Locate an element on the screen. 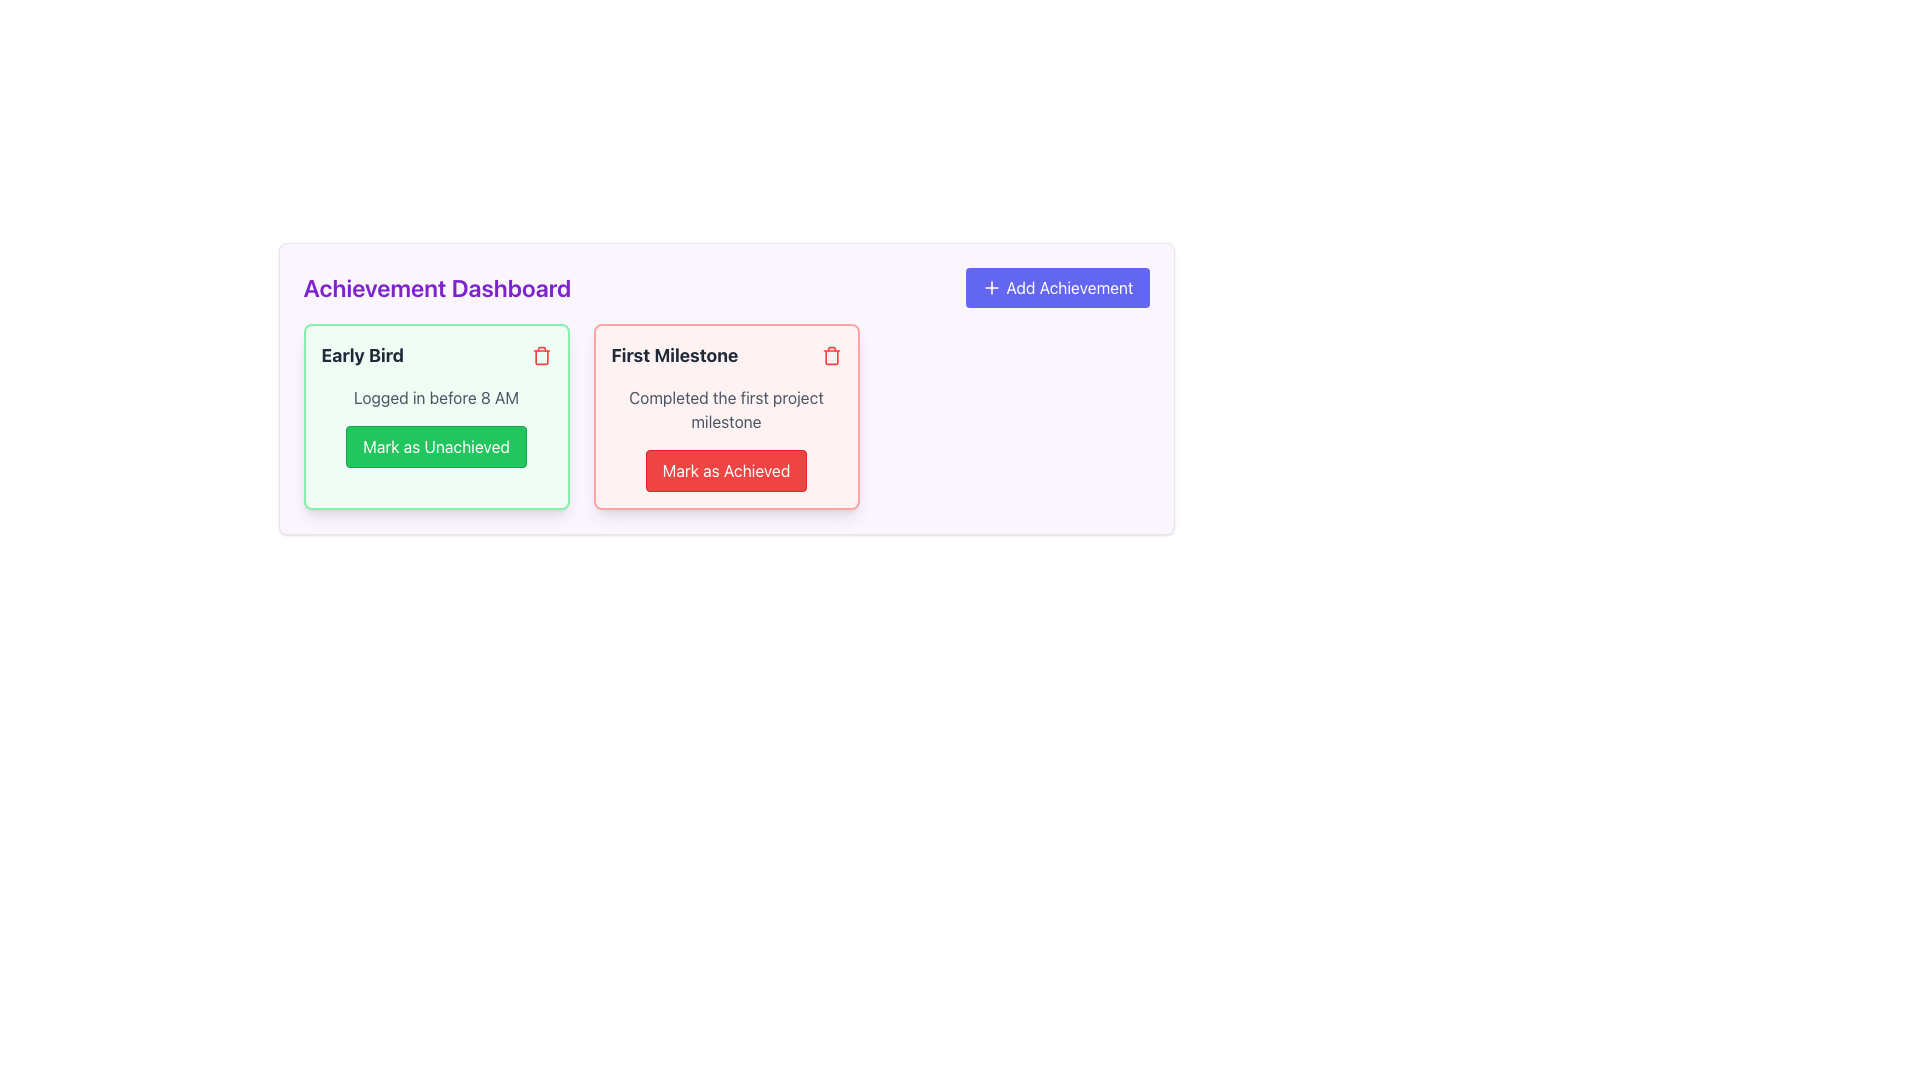  the small red trash can icon button located to the right of the title 'First Milestone' is located at coordinates (831, 354).